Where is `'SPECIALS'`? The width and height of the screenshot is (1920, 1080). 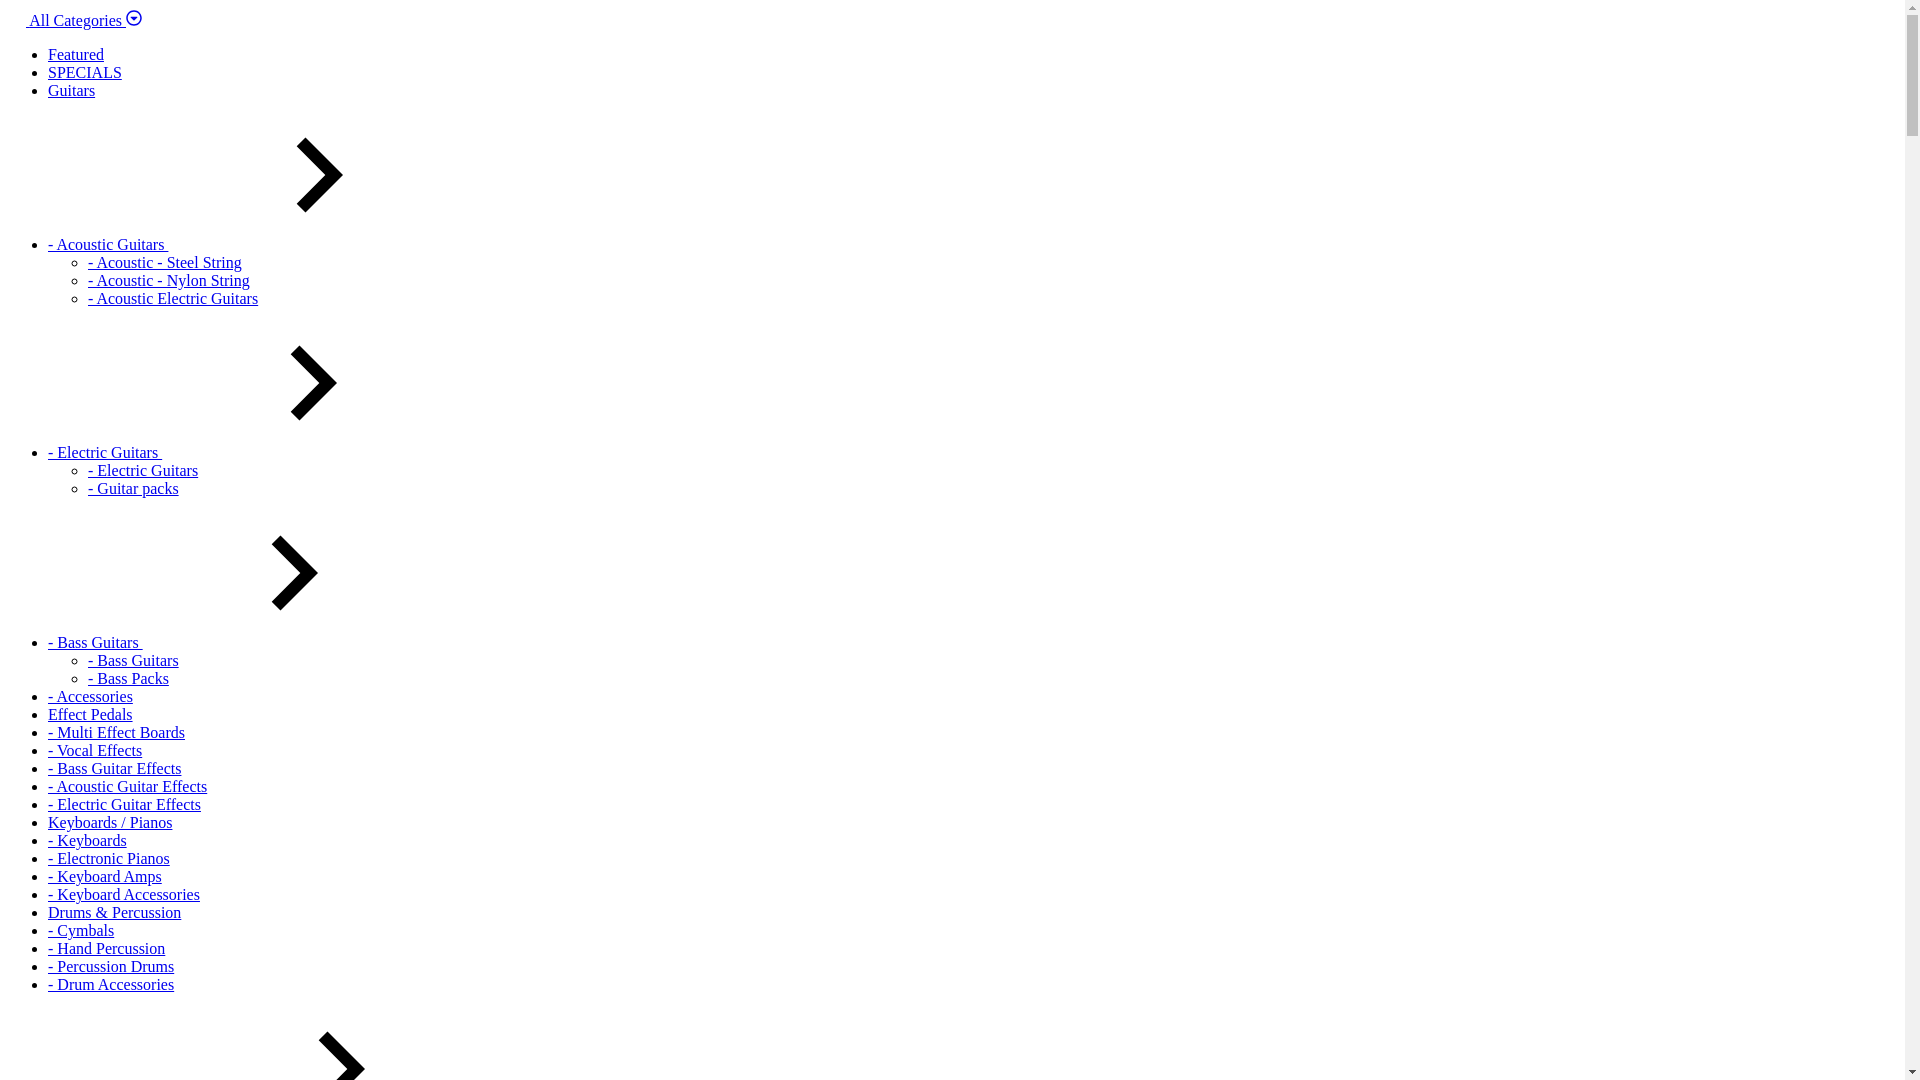 'SPECIALS' is located at coordinates (84, 71).